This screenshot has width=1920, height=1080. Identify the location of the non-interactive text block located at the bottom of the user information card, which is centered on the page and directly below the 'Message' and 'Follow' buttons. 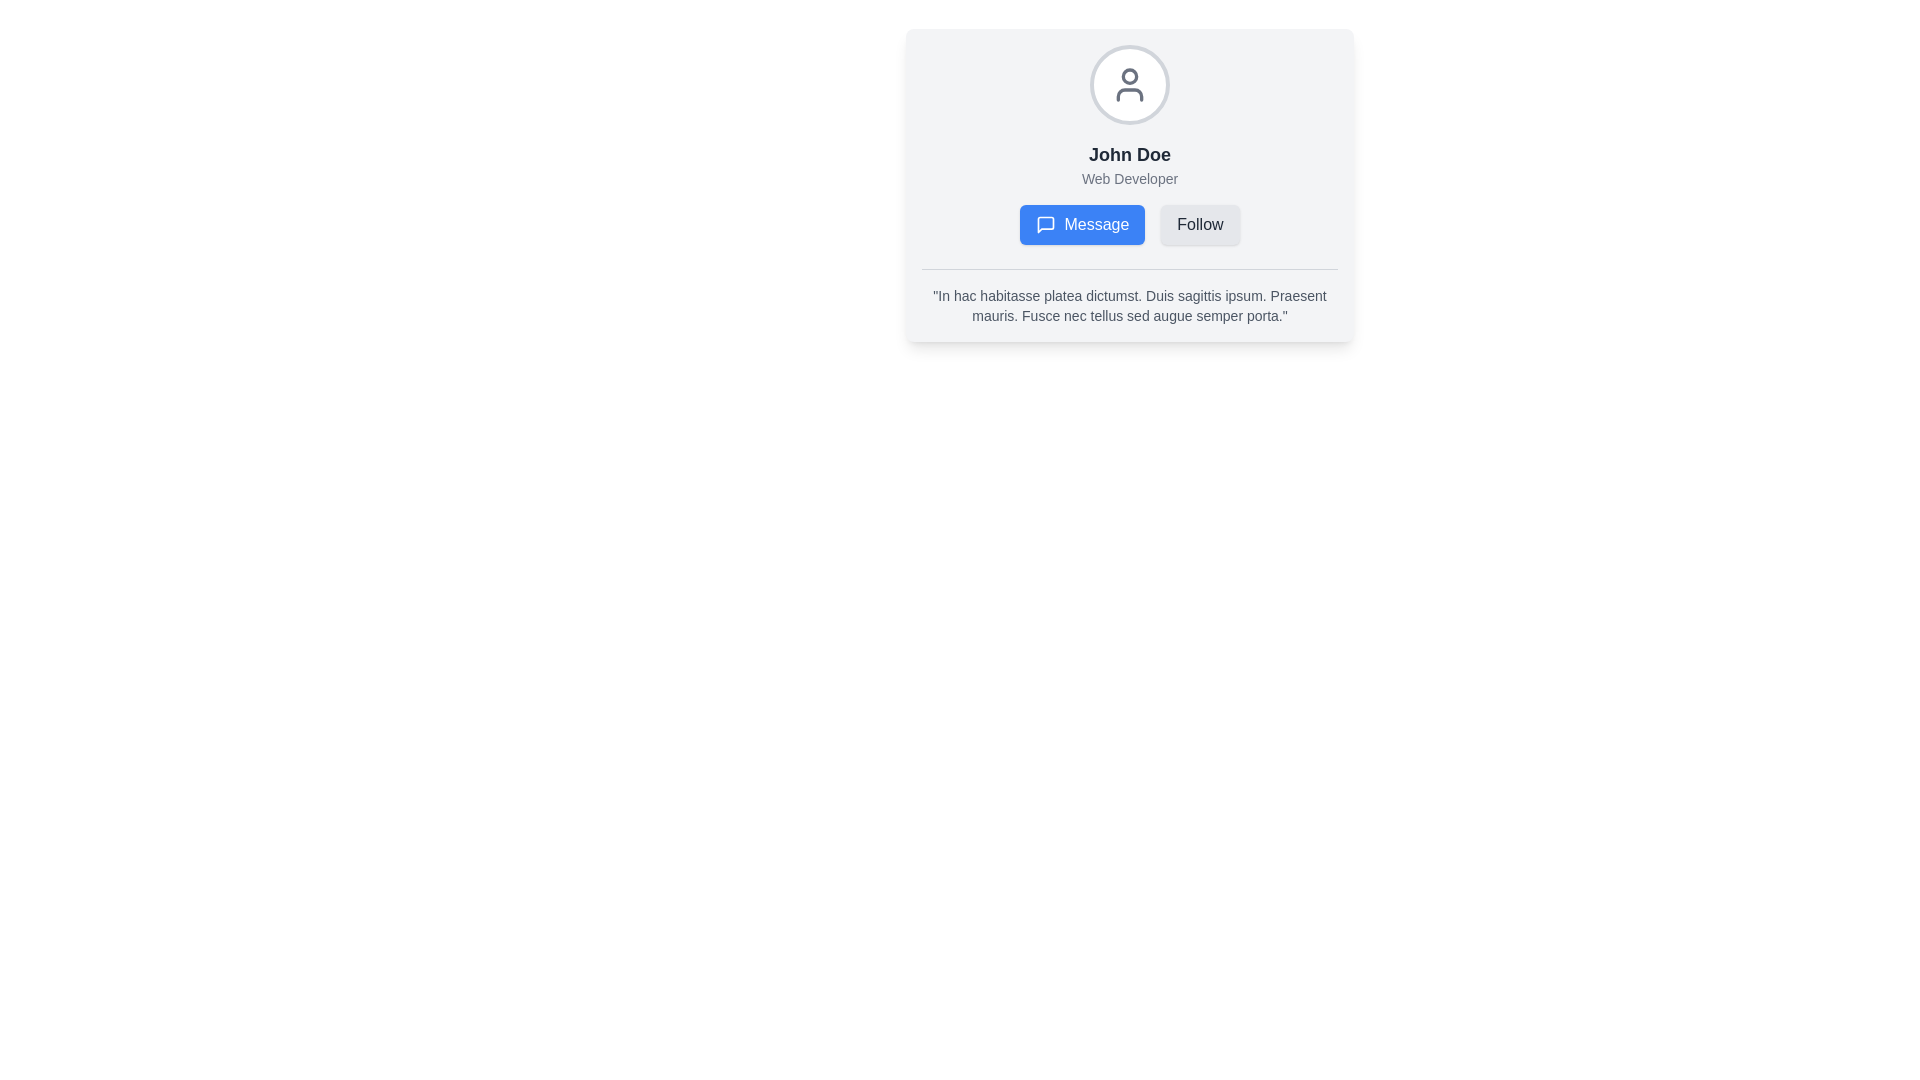
(1129, 297).